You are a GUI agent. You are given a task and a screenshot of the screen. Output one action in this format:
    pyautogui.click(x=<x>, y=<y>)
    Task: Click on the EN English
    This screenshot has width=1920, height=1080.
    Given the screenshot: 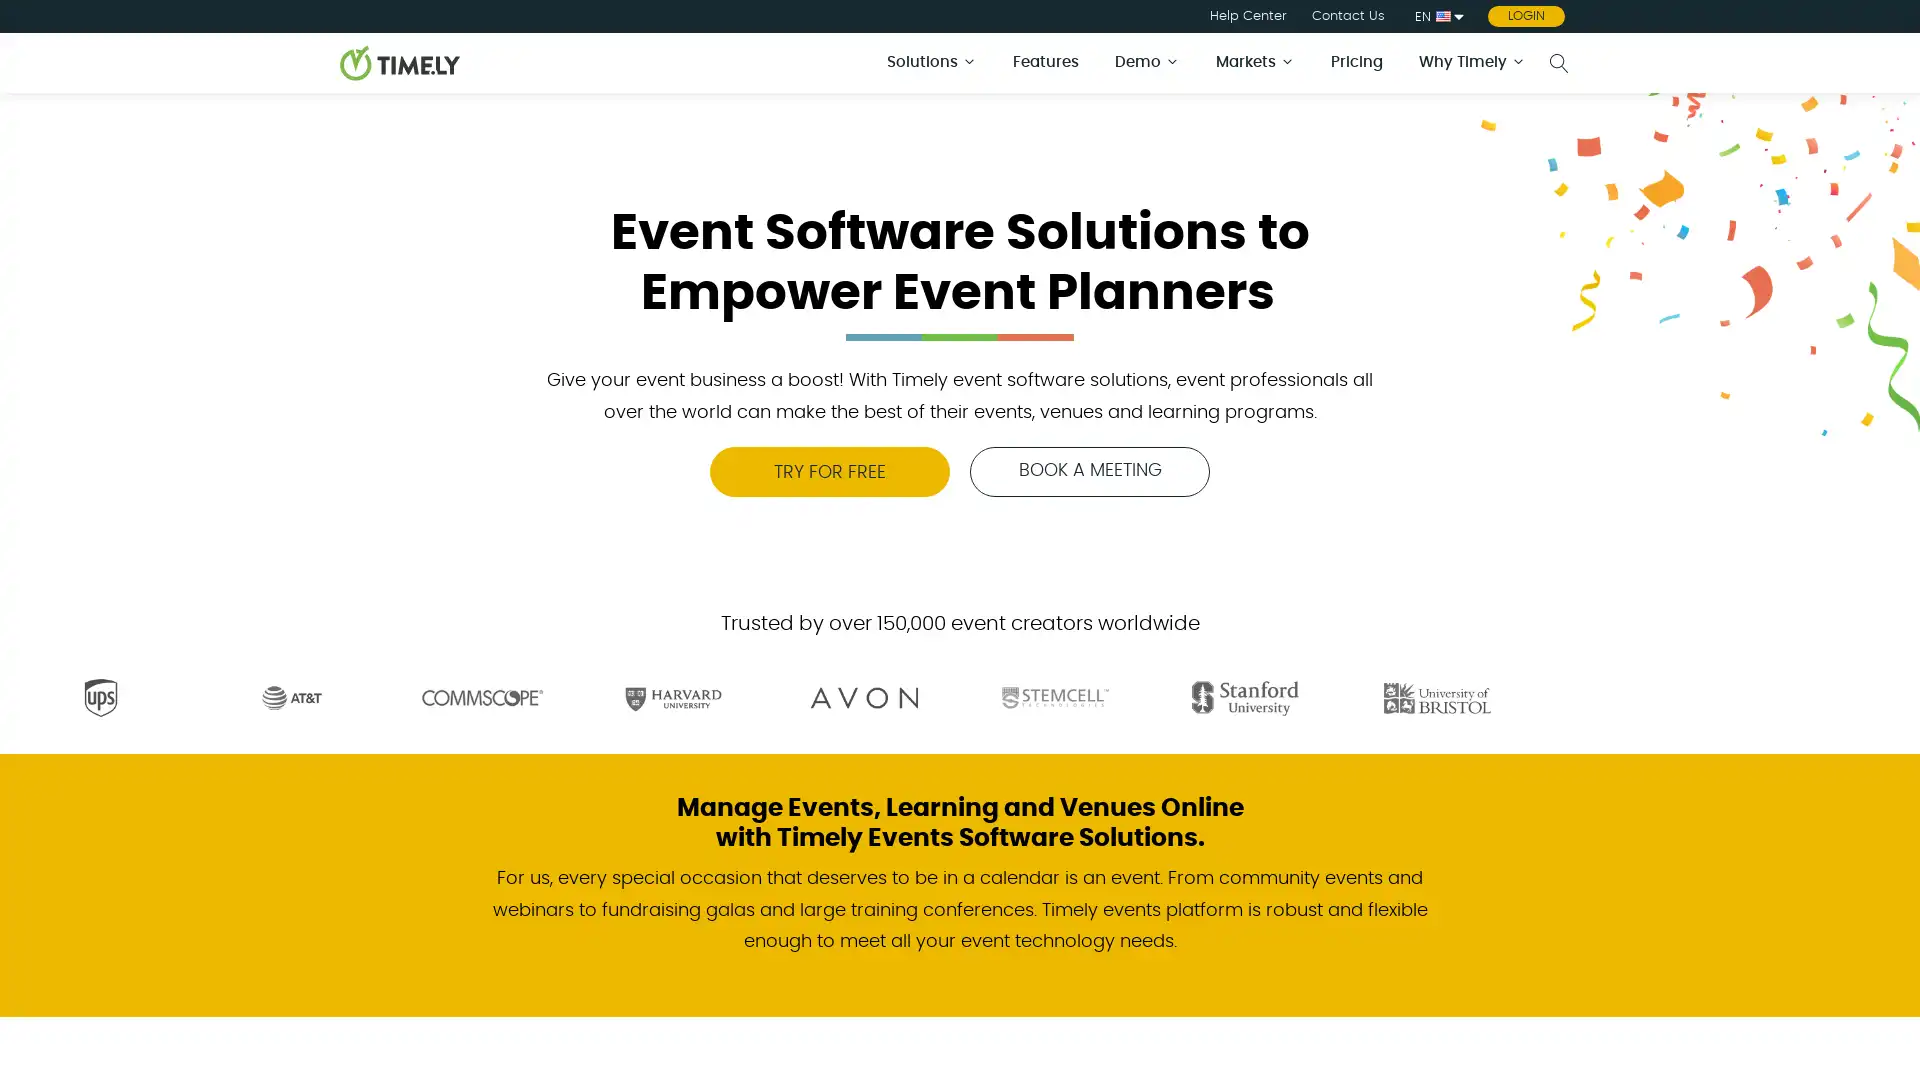 What is the action you would take?
    pyautogui.click(x=1441, y=15)
    